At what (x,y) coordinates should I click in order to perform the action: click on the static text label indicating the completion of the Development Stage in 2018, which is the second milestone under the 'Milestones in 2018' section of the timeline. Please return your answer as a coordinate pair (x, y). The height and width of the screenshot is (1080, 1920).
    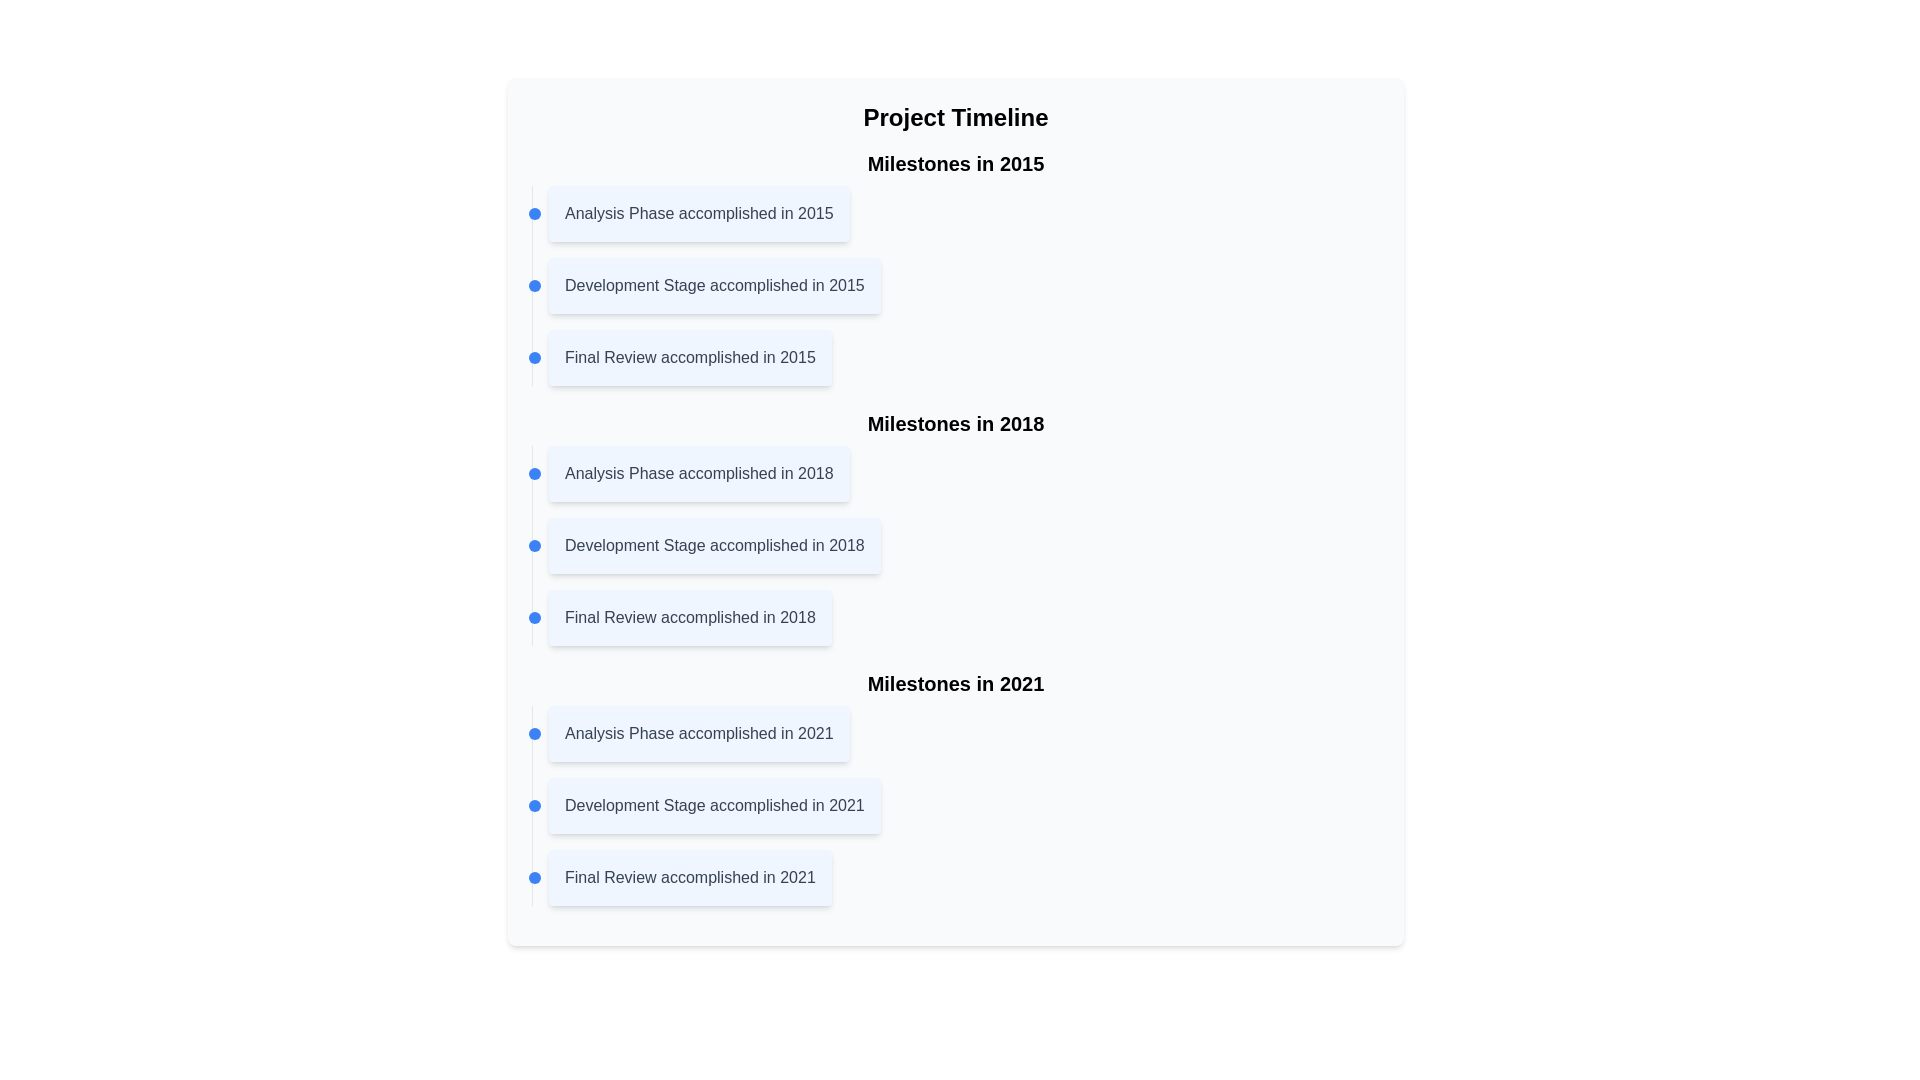
    Looking at the image, I should click on (714, 546).